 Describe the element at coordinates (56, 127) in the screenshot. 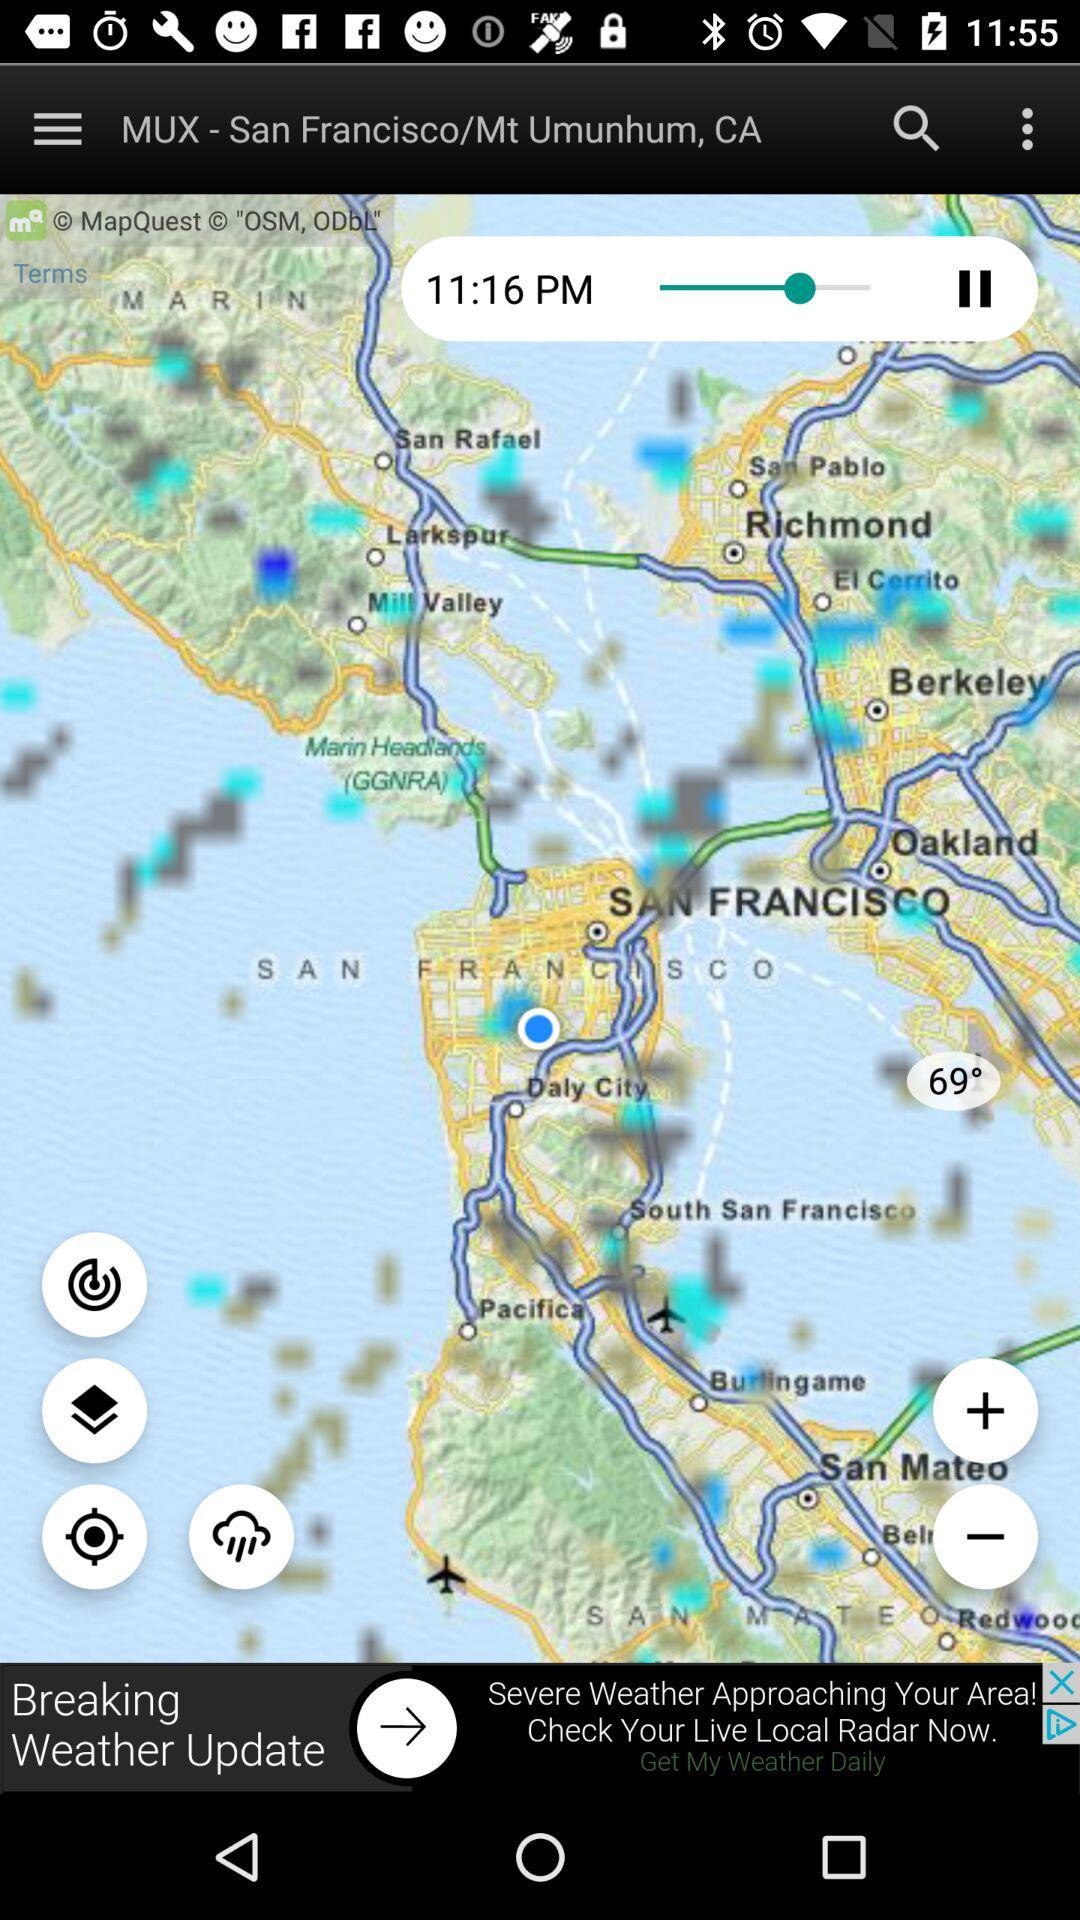

I see `menu icon` at that location.